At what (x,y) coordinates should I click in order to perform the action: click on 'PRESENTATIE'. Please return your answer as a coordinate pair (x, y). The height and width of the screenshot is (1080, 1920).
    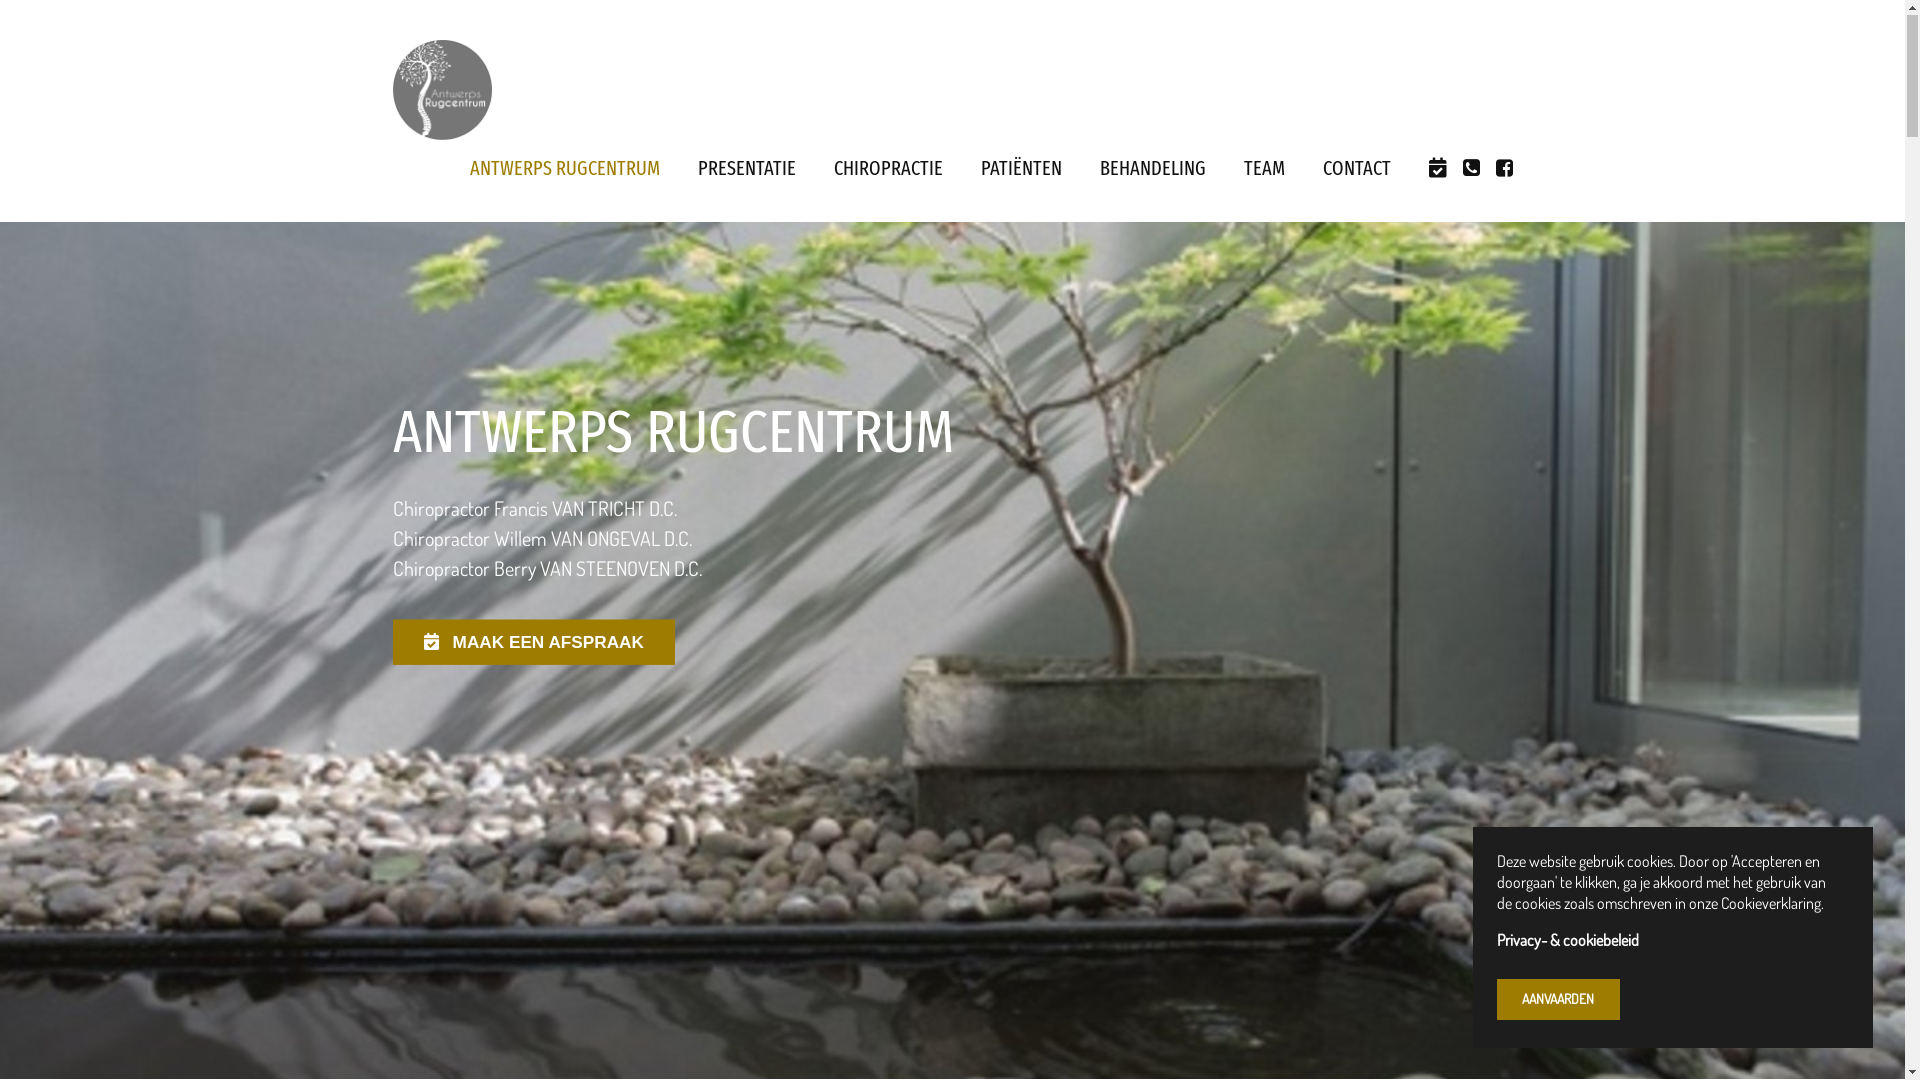
    Looking at the image, I should click on (746, 168).